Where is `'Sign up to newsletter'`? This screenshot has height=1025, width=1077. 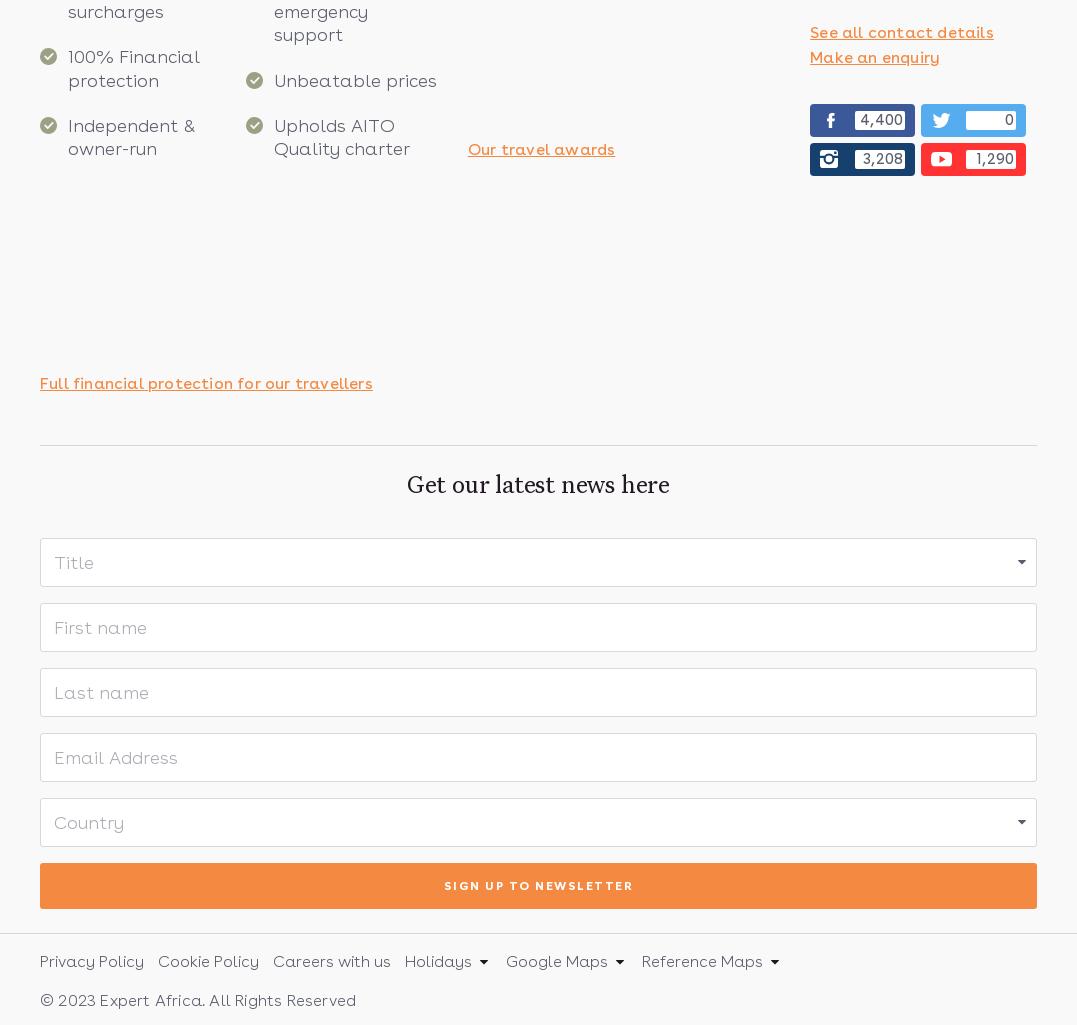
'Sign up to newsletter' is located at coordinates (536, 884).